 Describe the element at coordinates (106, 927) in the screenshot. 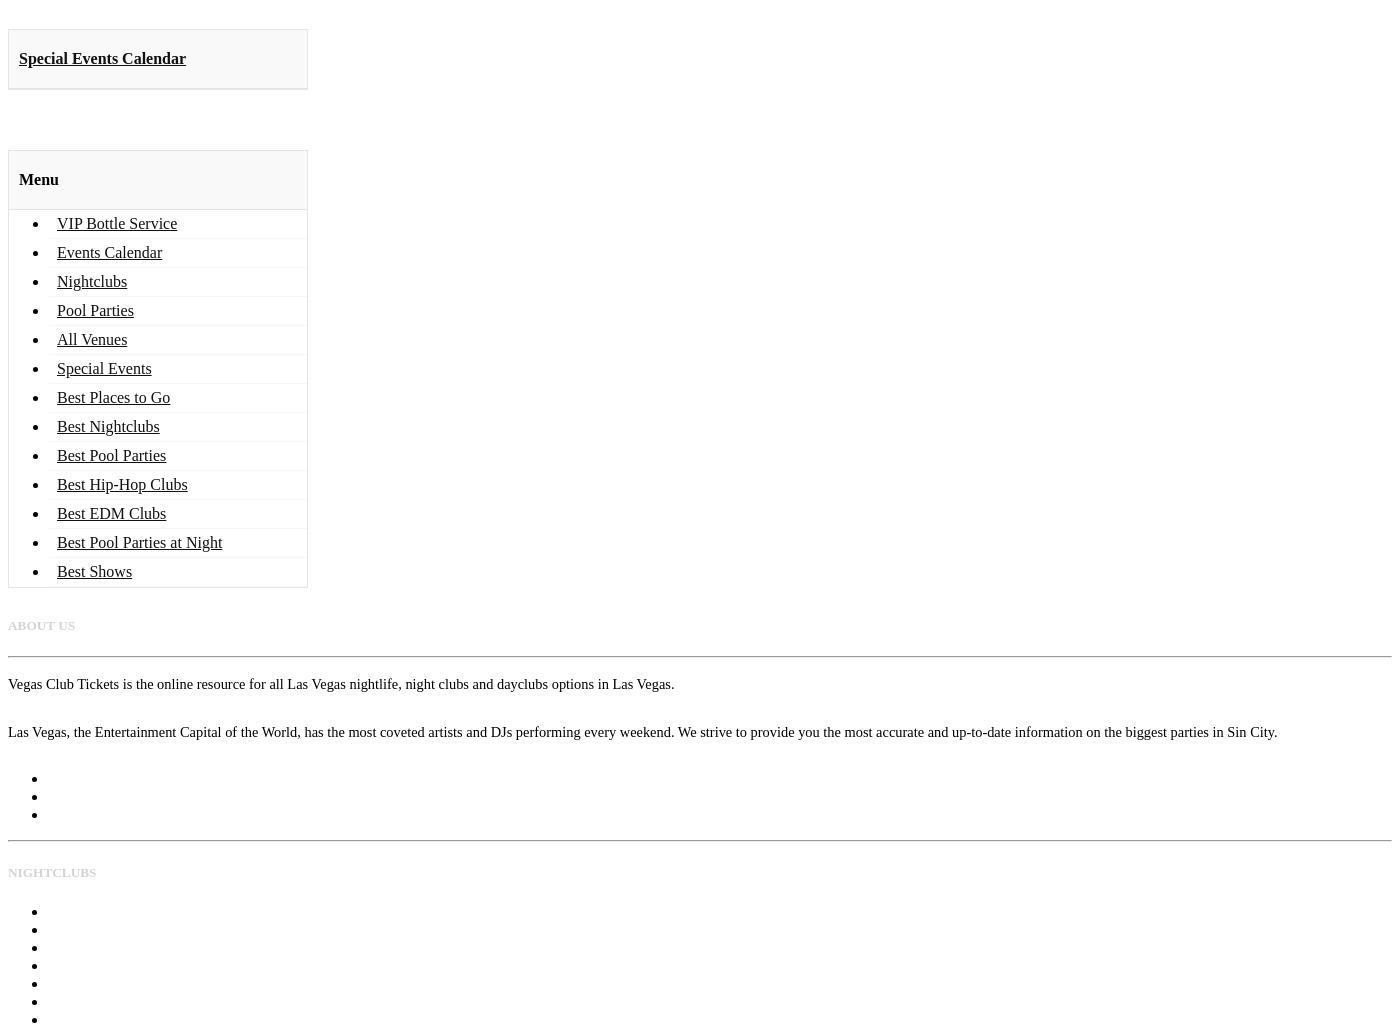

I see `'Hakkasan Las Vegas'` at that location.